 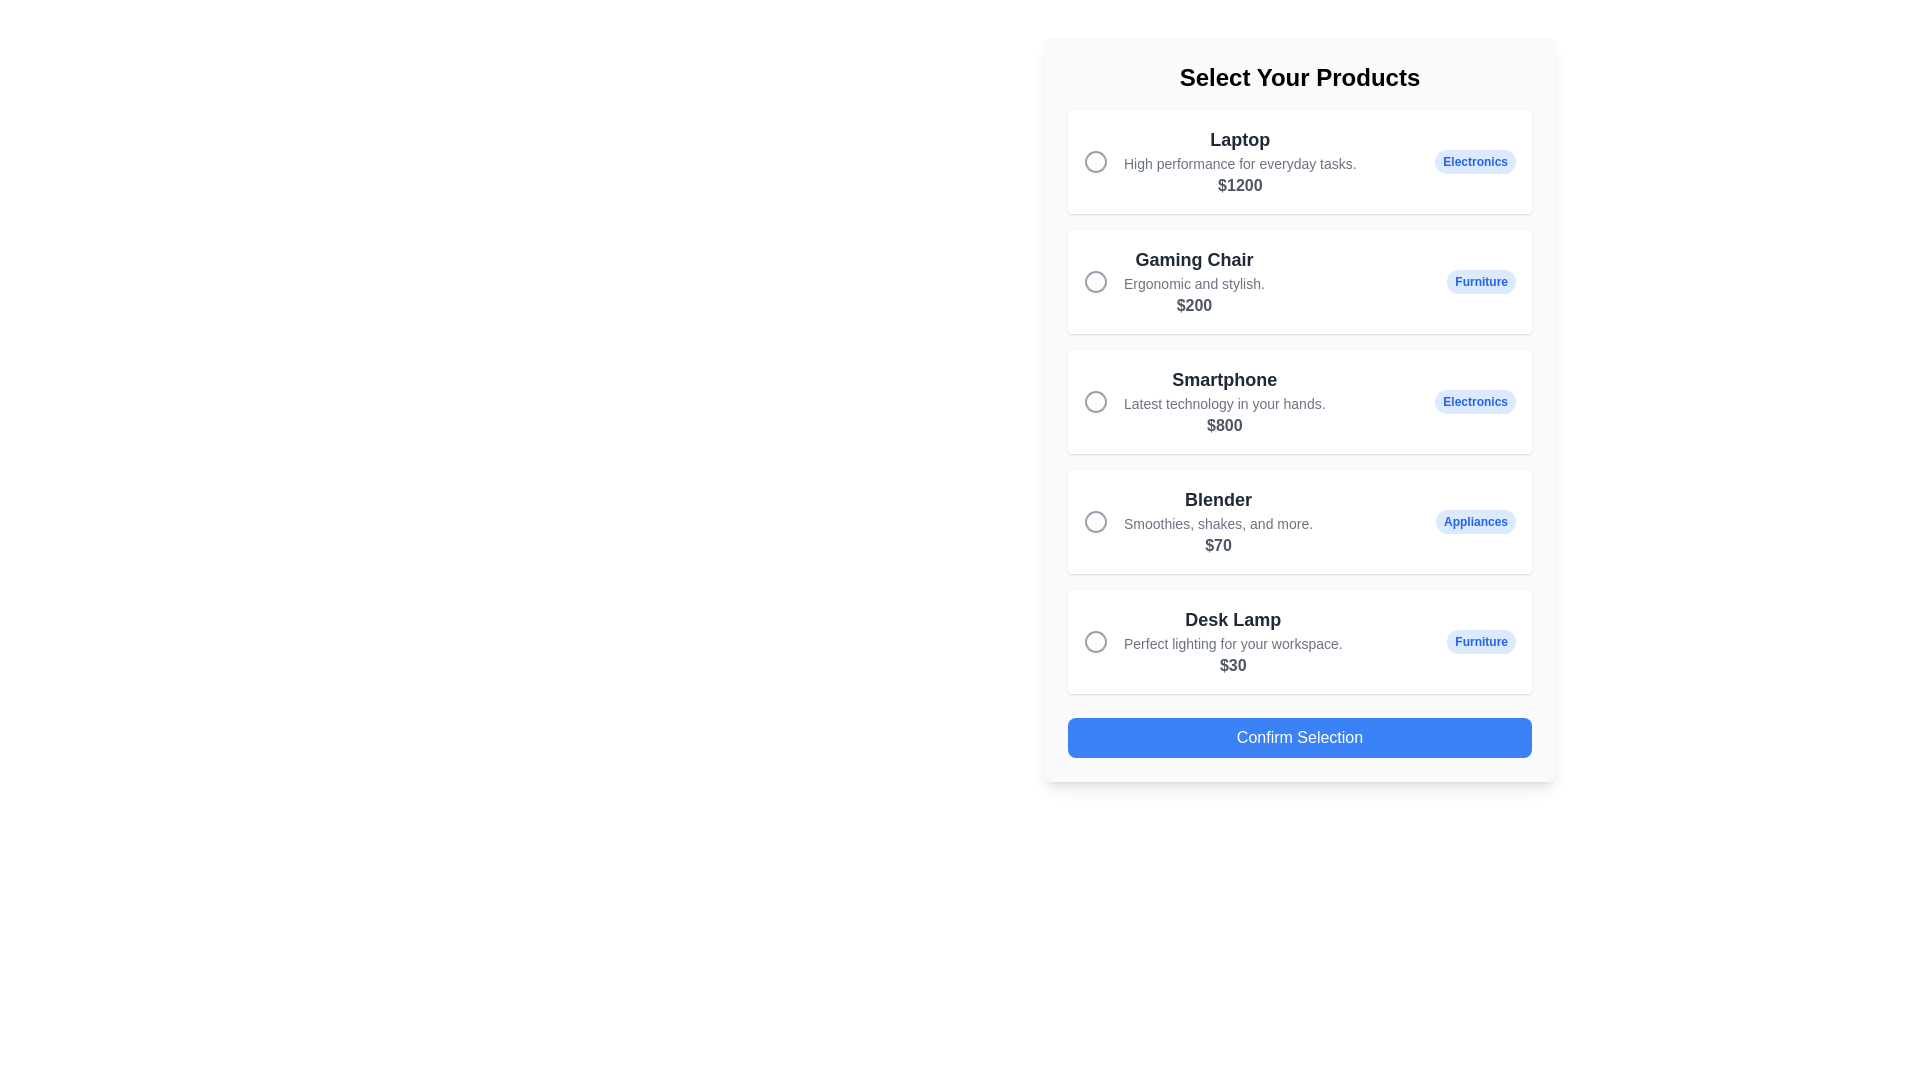 I want to click on the circular icon in the selection list next to 'Laptop High performance for everyday tasks. $1200 Electronics', so click(x=1094, y=161).